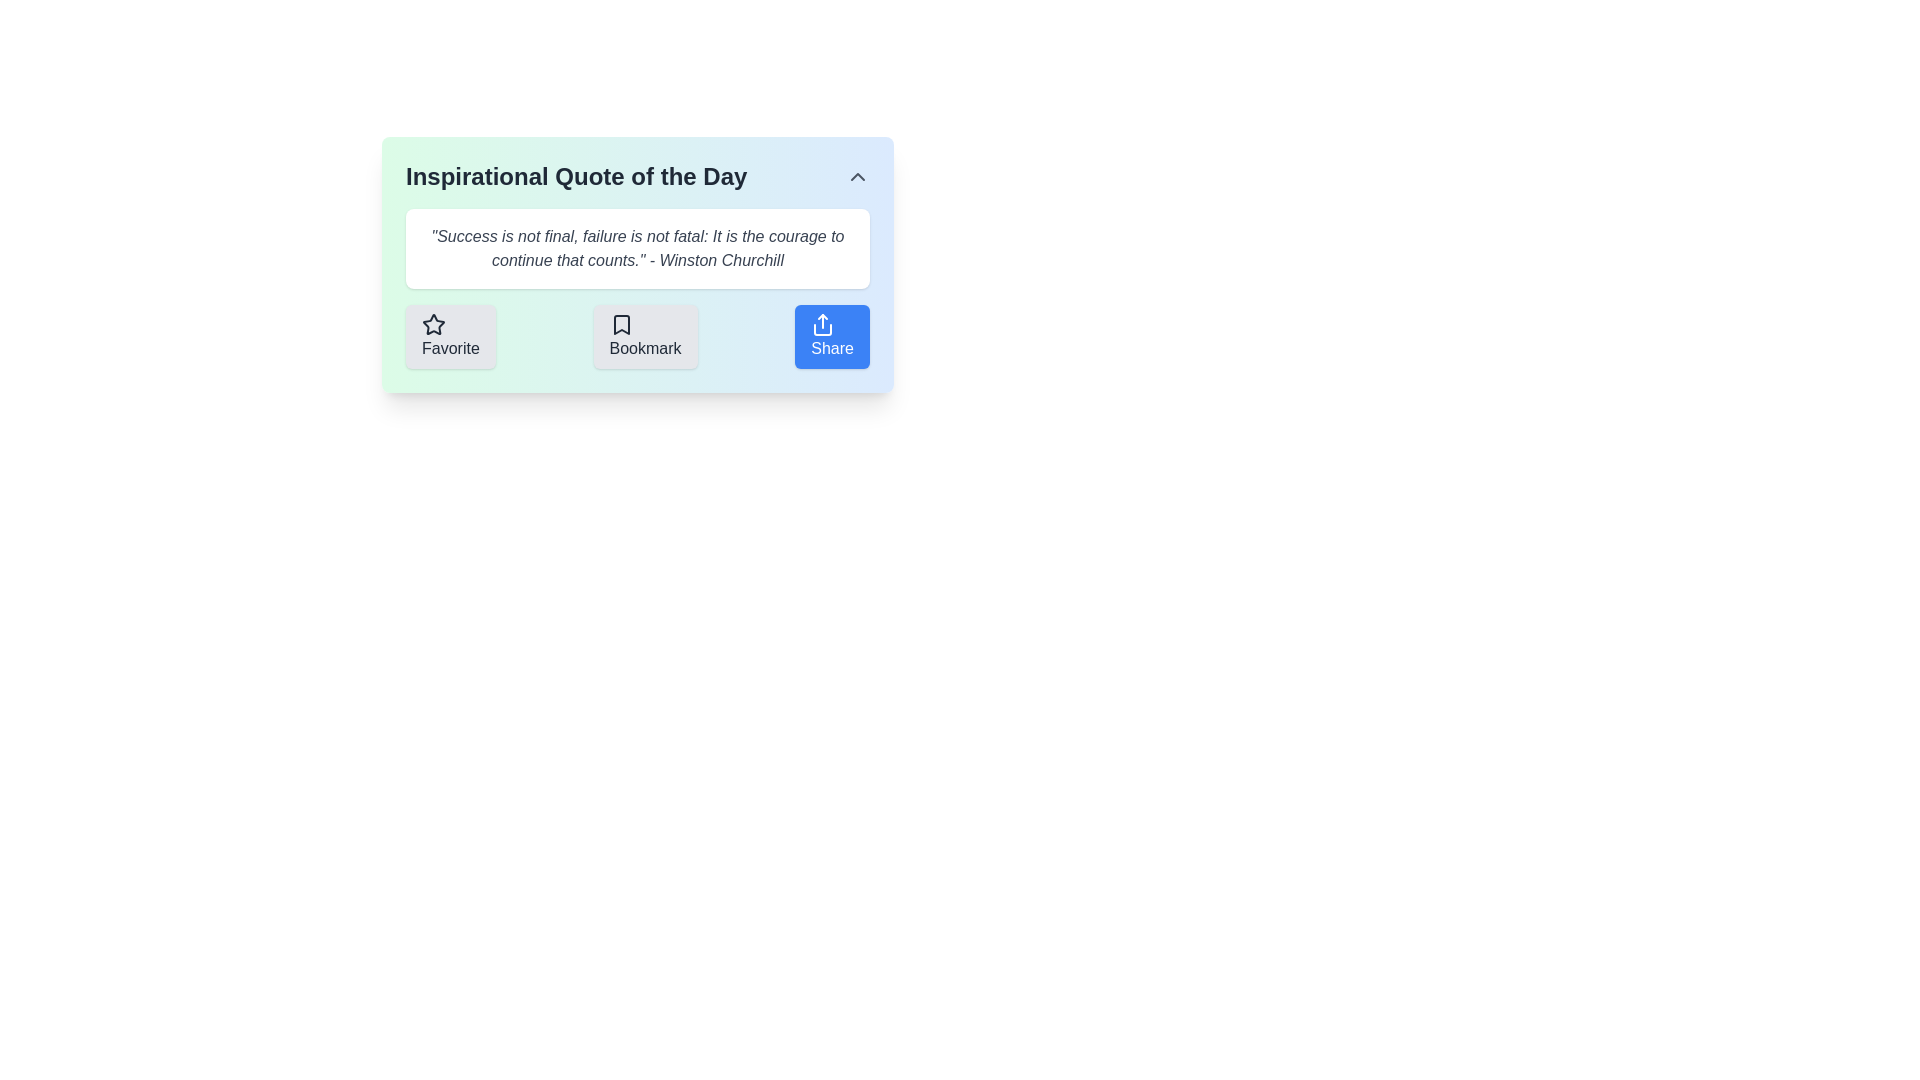 The width and height of the screenshot is (1920, 1080). Describe the element at coordinates (432, 323) in the screenshot. I see `the leftmost Icon button to favorite or unfavorite the displayed quote` at that location.